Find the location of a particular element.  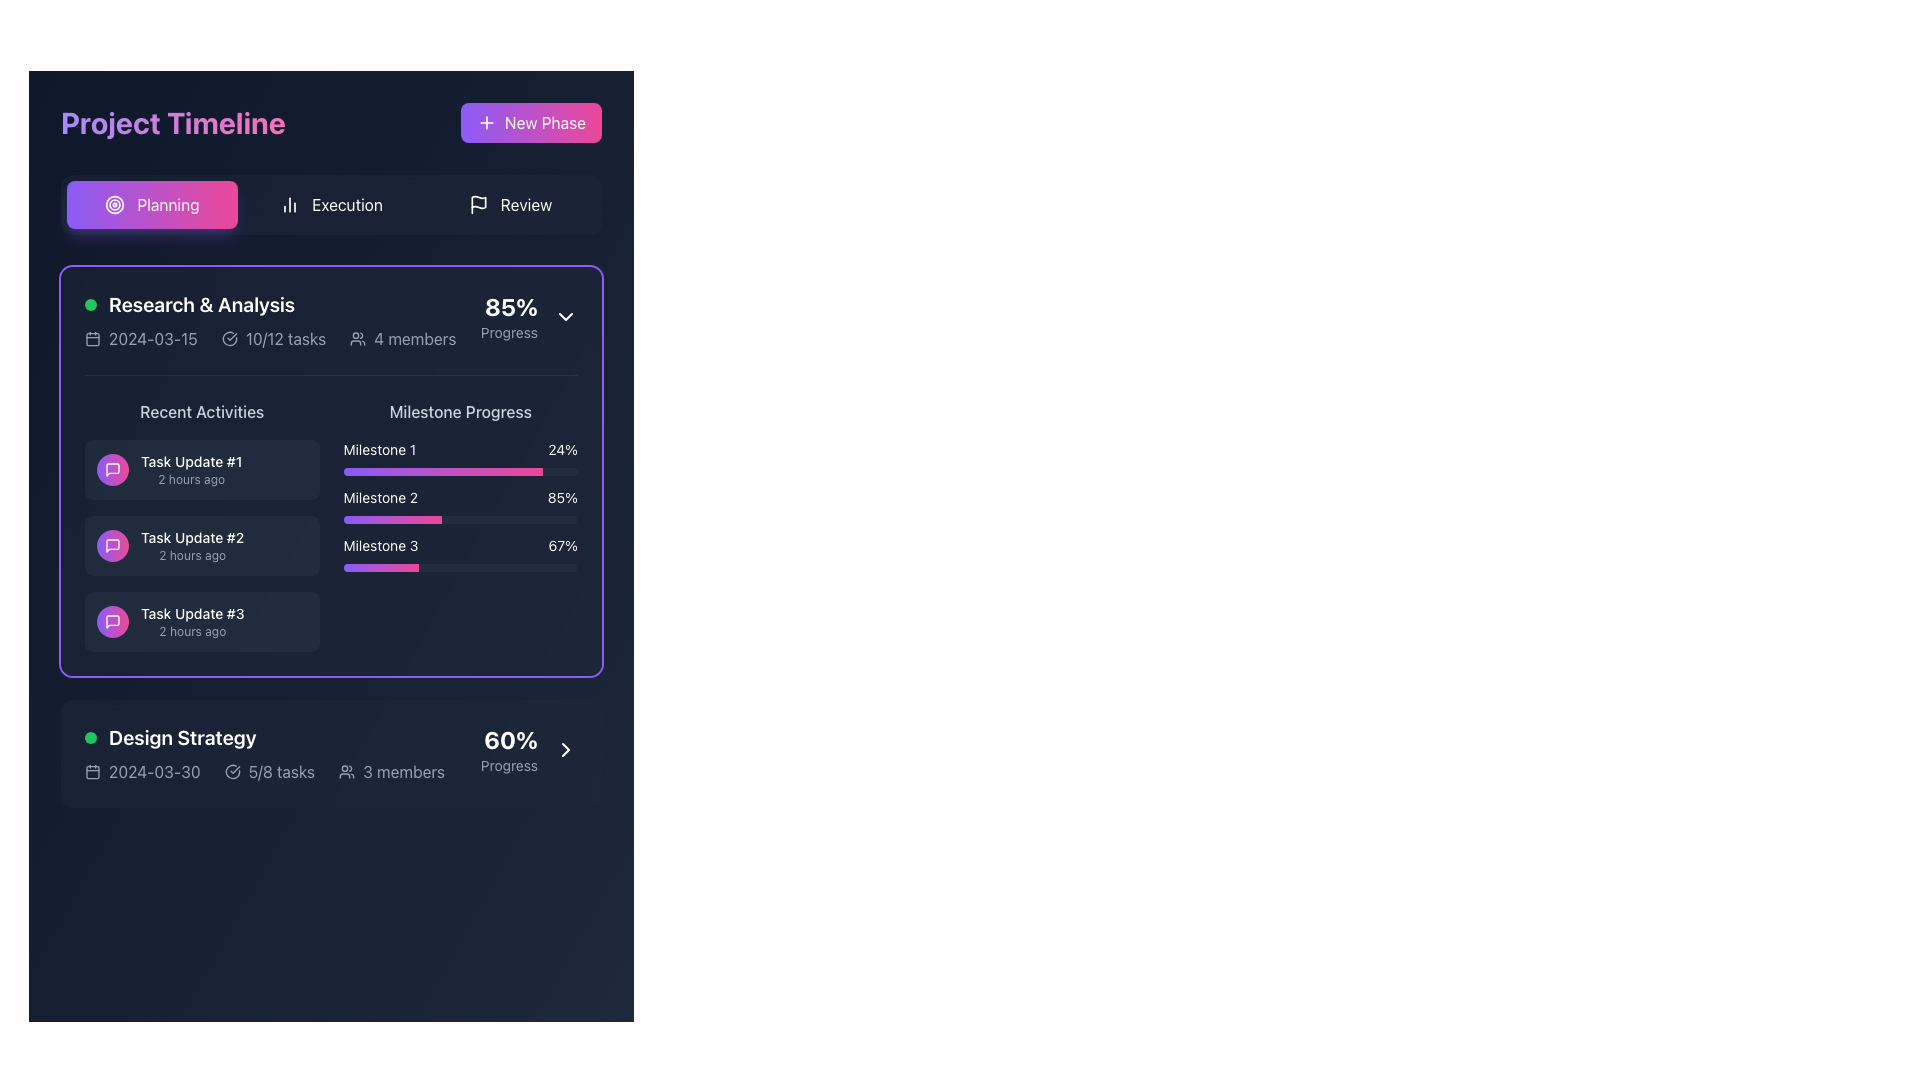

the 'Design Strategy' progress widget located in the bottom section of the content cards is located at coordinates (331, 753).